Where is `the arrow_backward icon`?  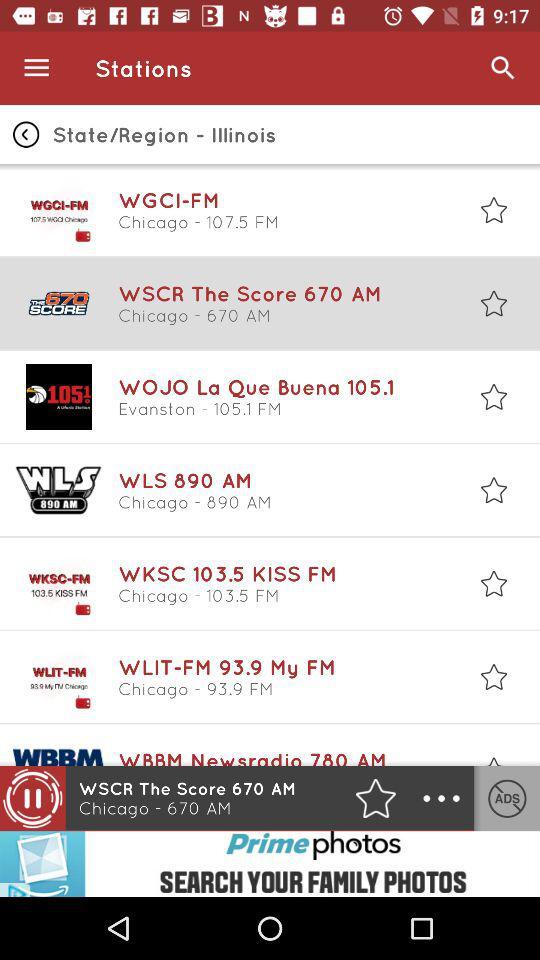 the arrow_backward icon is located at coordinates (25, 133).